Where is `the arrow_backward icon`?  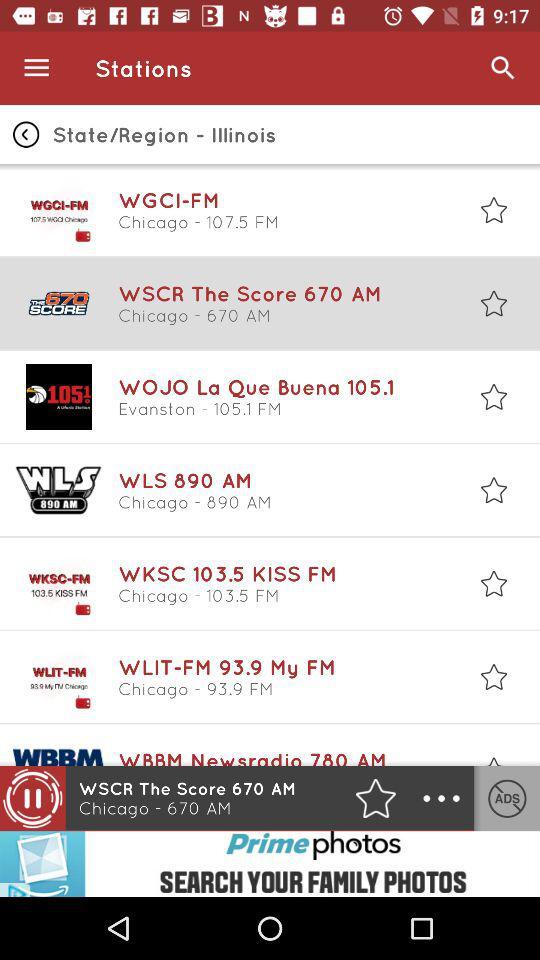 the arrow_backward icon is located at coordinates (25, 133).